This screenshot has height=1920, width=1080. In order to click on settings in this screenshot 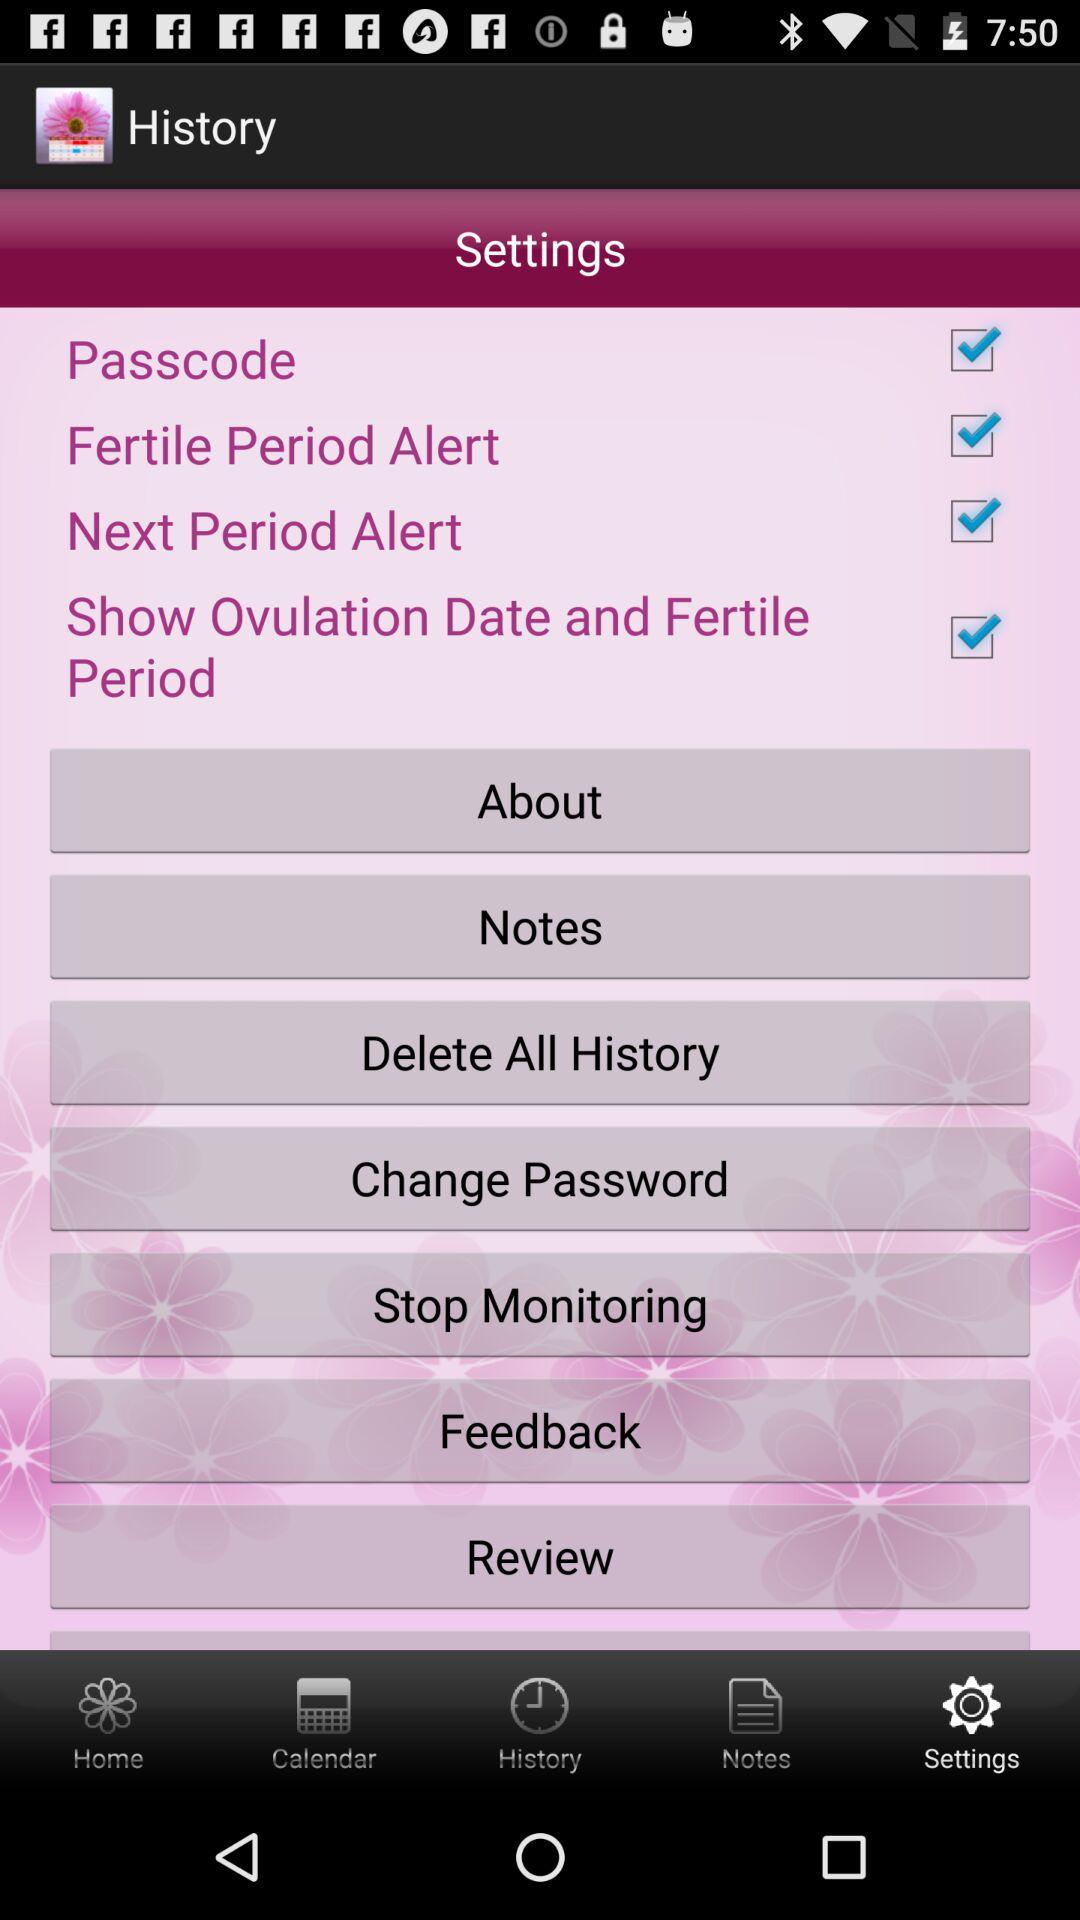, I will do `click(971, 1721)`.